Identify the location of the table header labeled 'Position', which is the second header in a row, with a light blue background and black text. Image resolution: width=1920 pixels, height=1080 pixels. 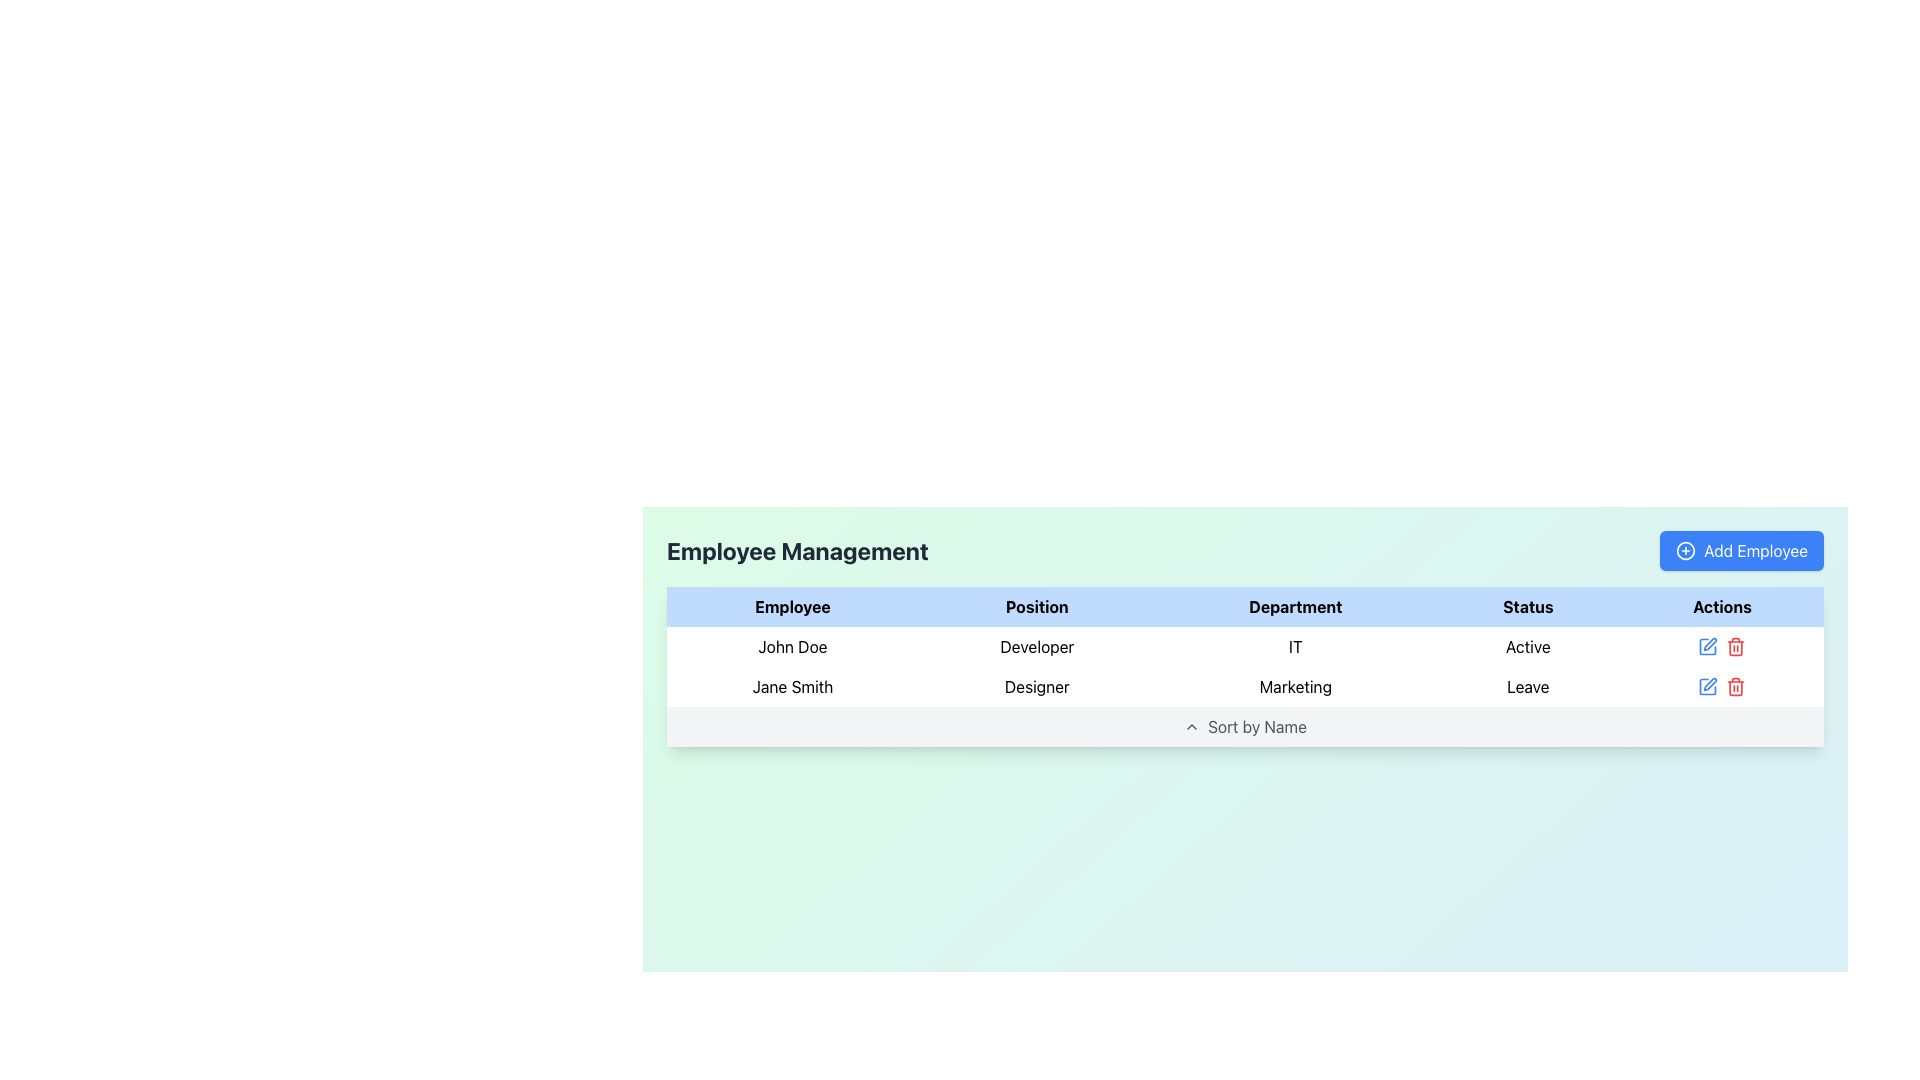
(1037, 605).